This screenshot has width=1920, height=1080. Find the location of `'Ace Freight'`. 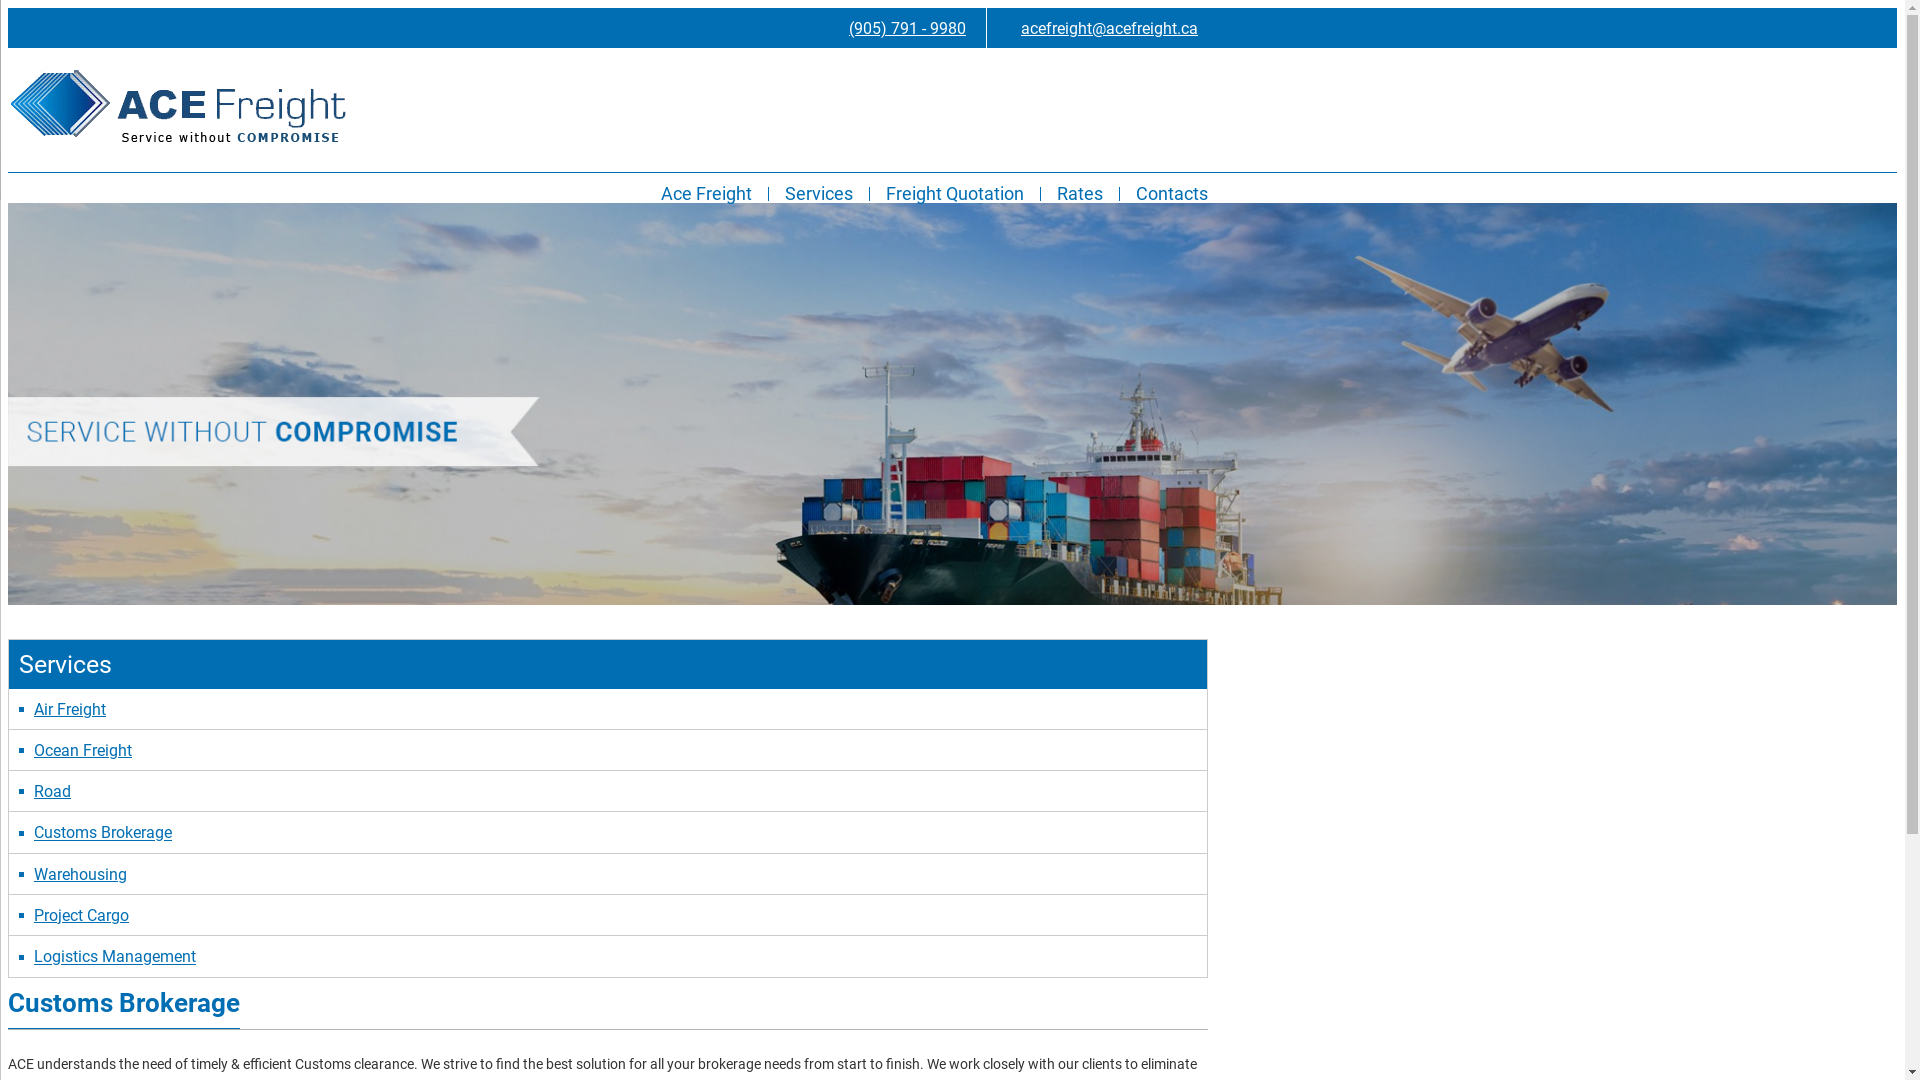

'Ace Freight' is located at coordinates (706, 193).